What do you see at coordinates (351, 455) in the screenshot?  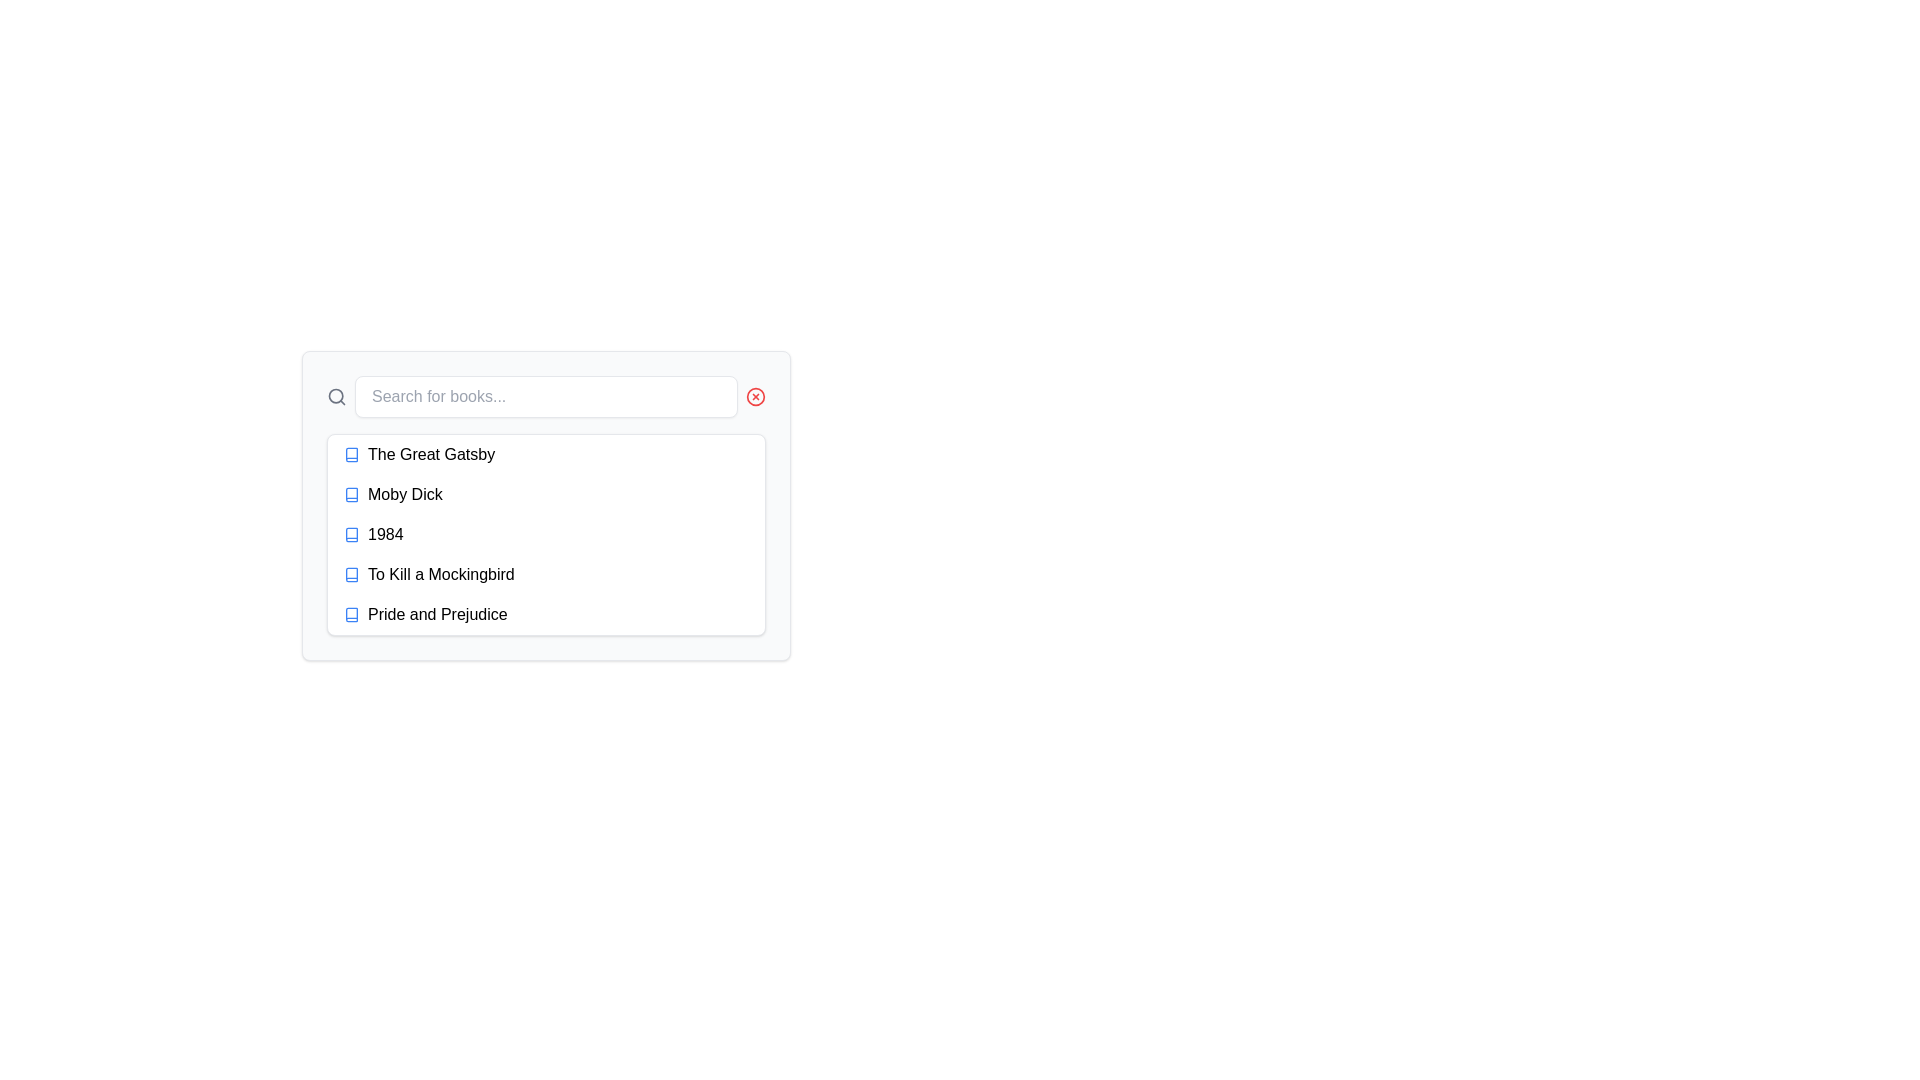 I see `the book-shaped icon with a colorful blue theme located to the left of the 'The Great Gatsby' label in the first list item` at bounding box center [351, 455].